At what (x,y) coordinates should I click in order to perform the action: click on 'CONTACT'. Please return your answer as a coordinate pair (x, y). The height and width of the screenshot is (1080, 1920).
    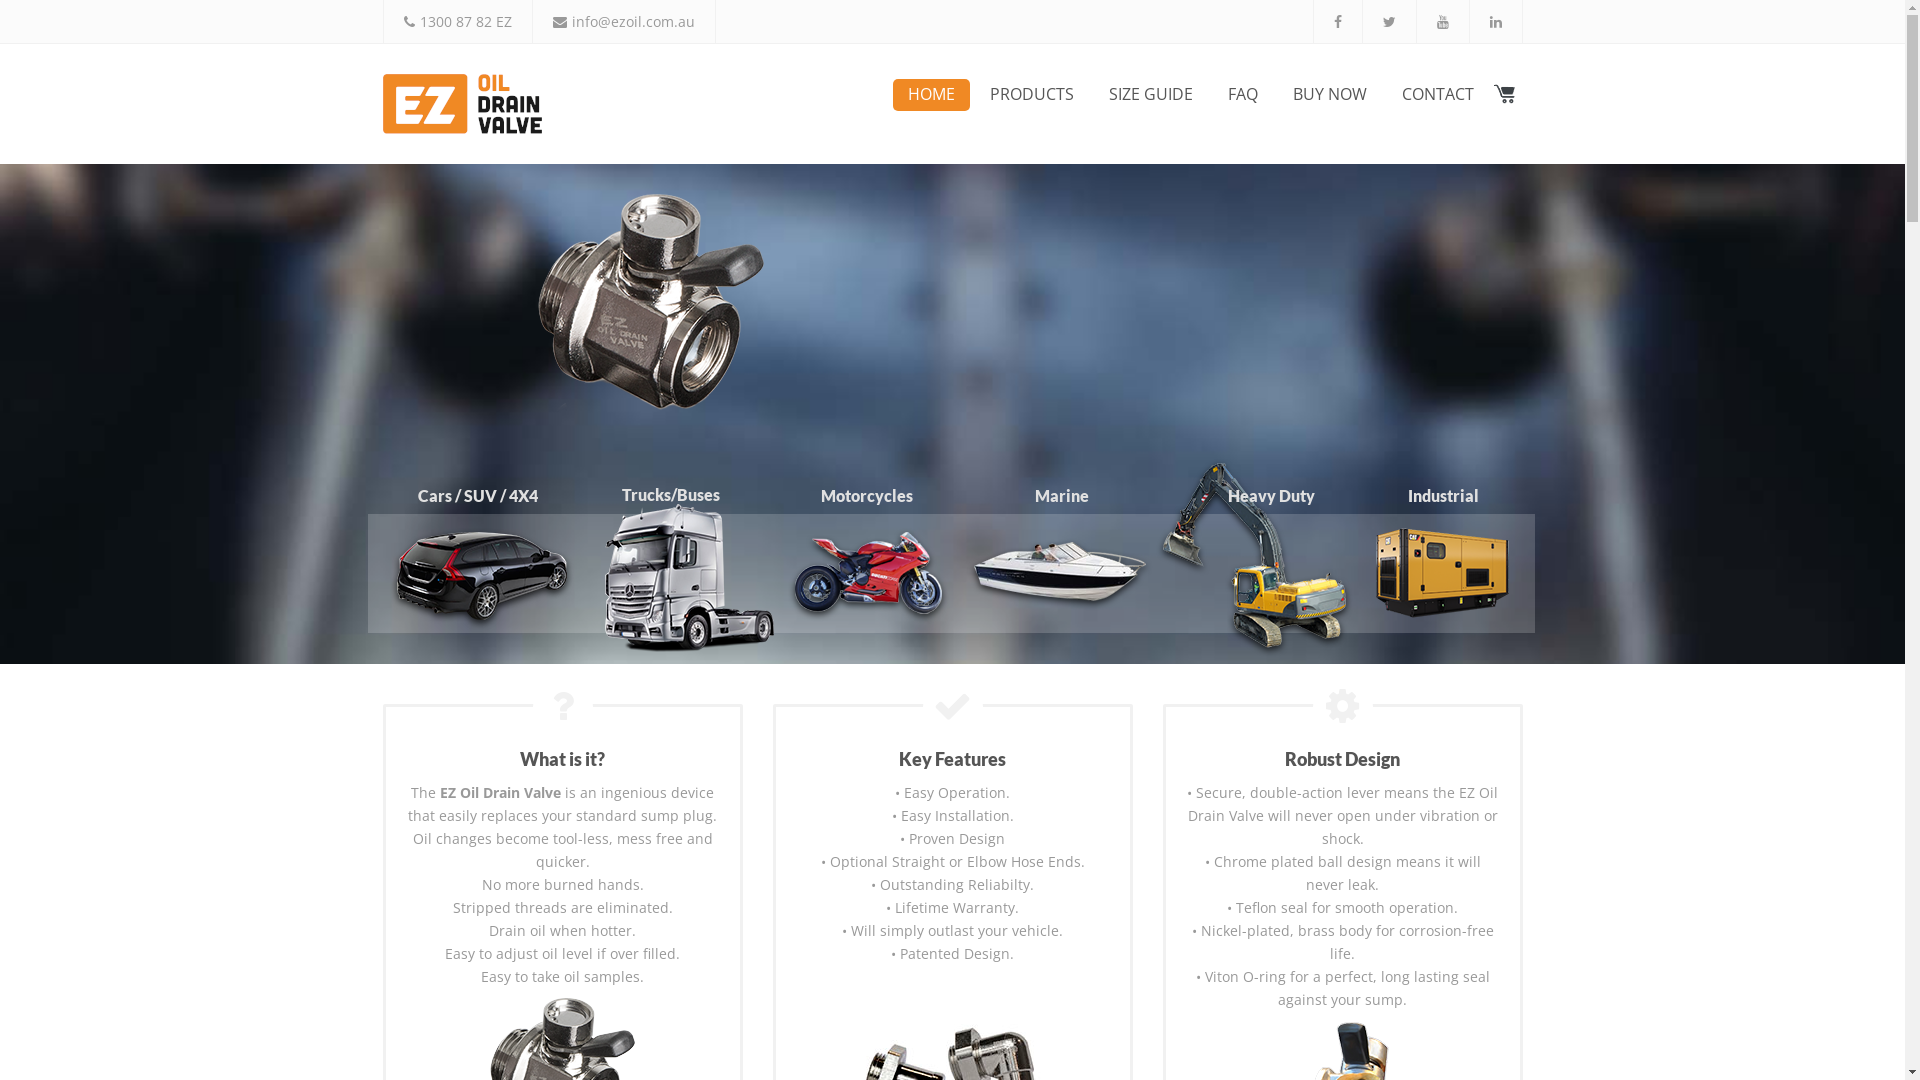
    Looking at the image, I should click on (1435, 95).